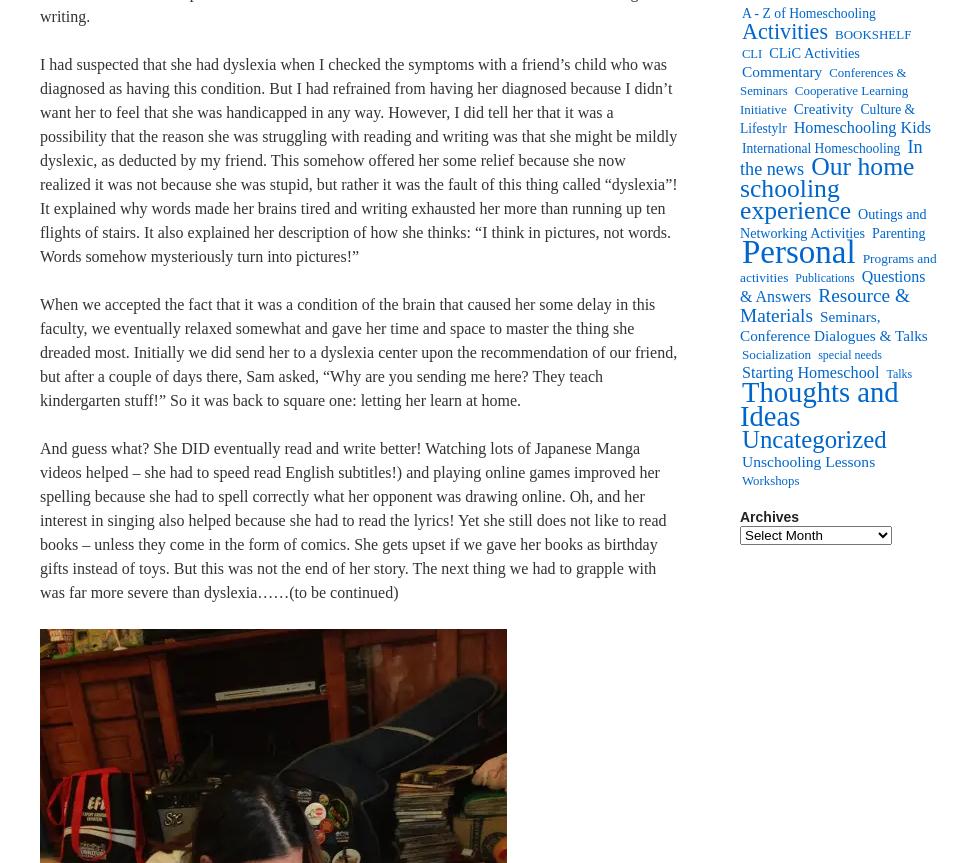 The image size is (980, 863). Describe the element at coordinates (821, 147) in the screenshot. I see `'International Homeschooling'` at that location.